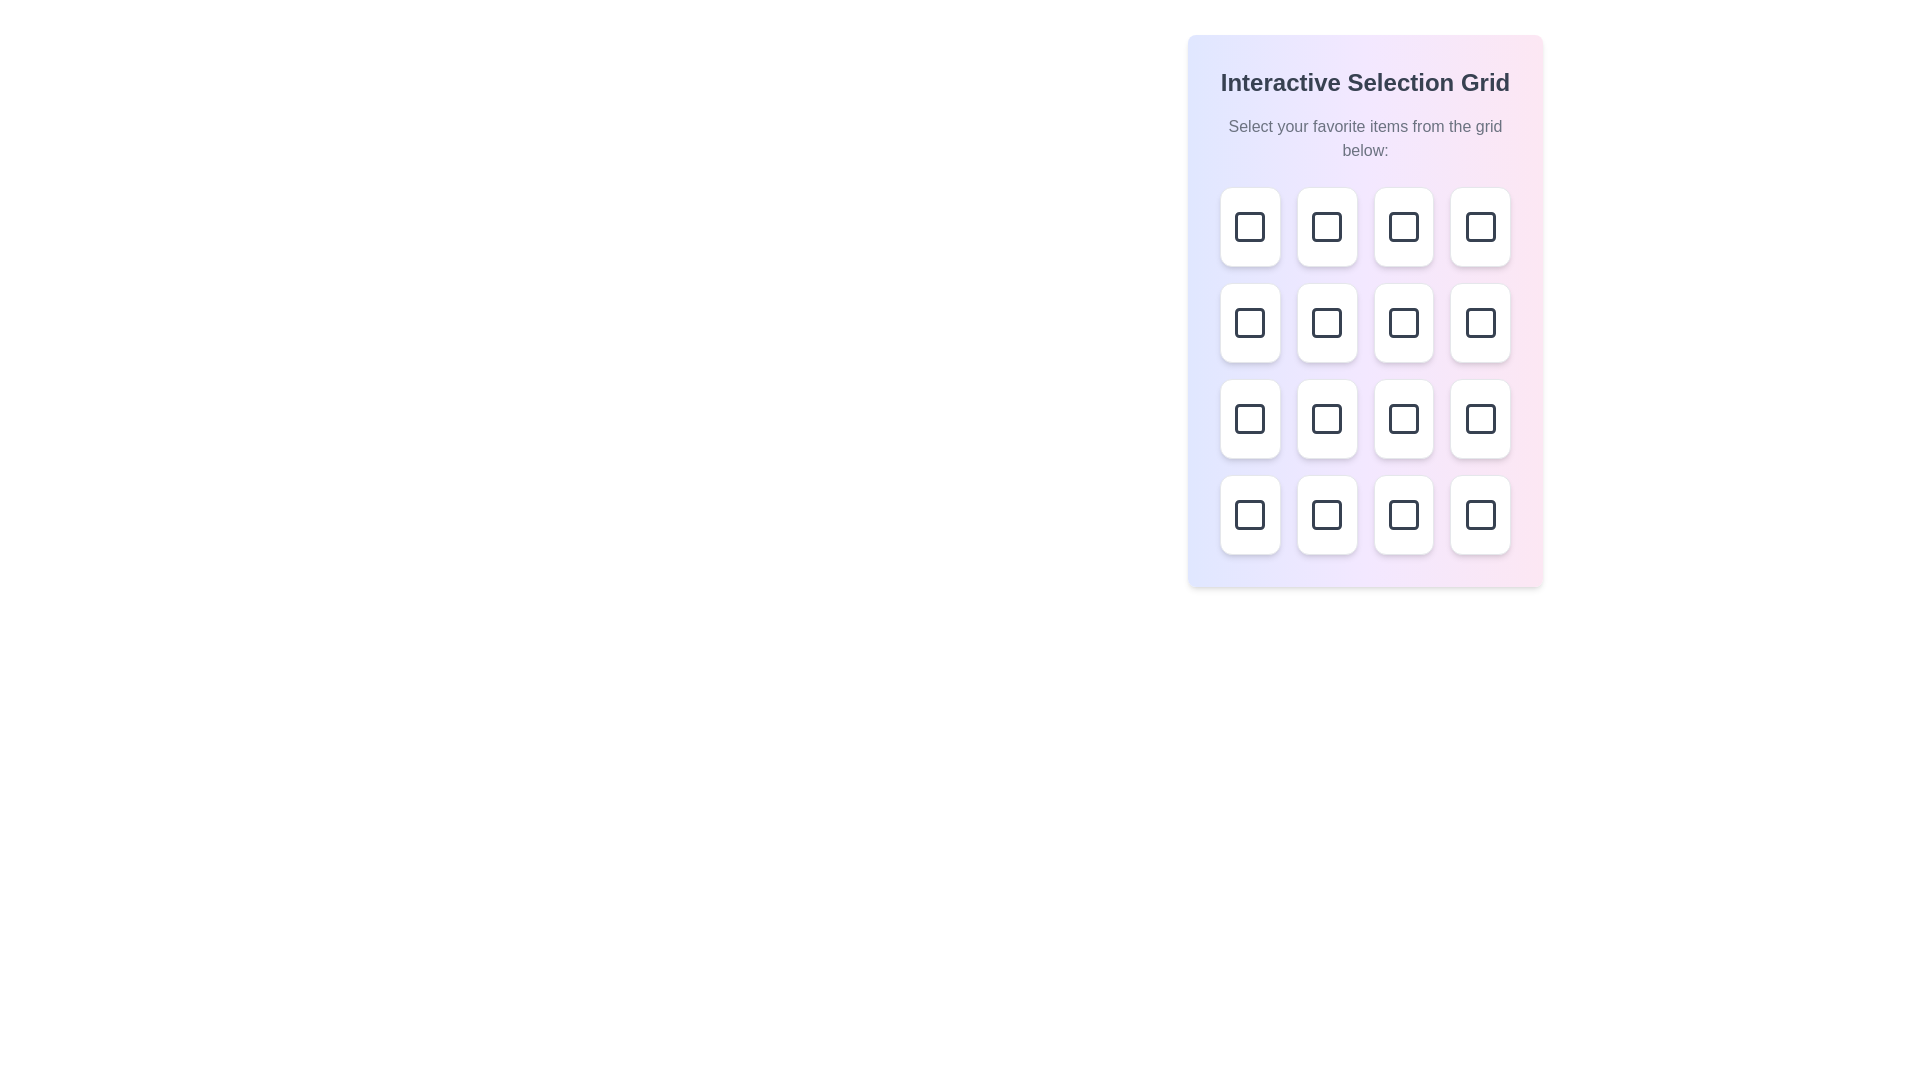 The image size is (1920, 1080). What do you see at coordinates (1249, 322) in the screenshot?
I see `the decorative square element located in the first column of the second row within a 4x4 grid of non-interactive SVG designs` at bounding box center [1249, 322].